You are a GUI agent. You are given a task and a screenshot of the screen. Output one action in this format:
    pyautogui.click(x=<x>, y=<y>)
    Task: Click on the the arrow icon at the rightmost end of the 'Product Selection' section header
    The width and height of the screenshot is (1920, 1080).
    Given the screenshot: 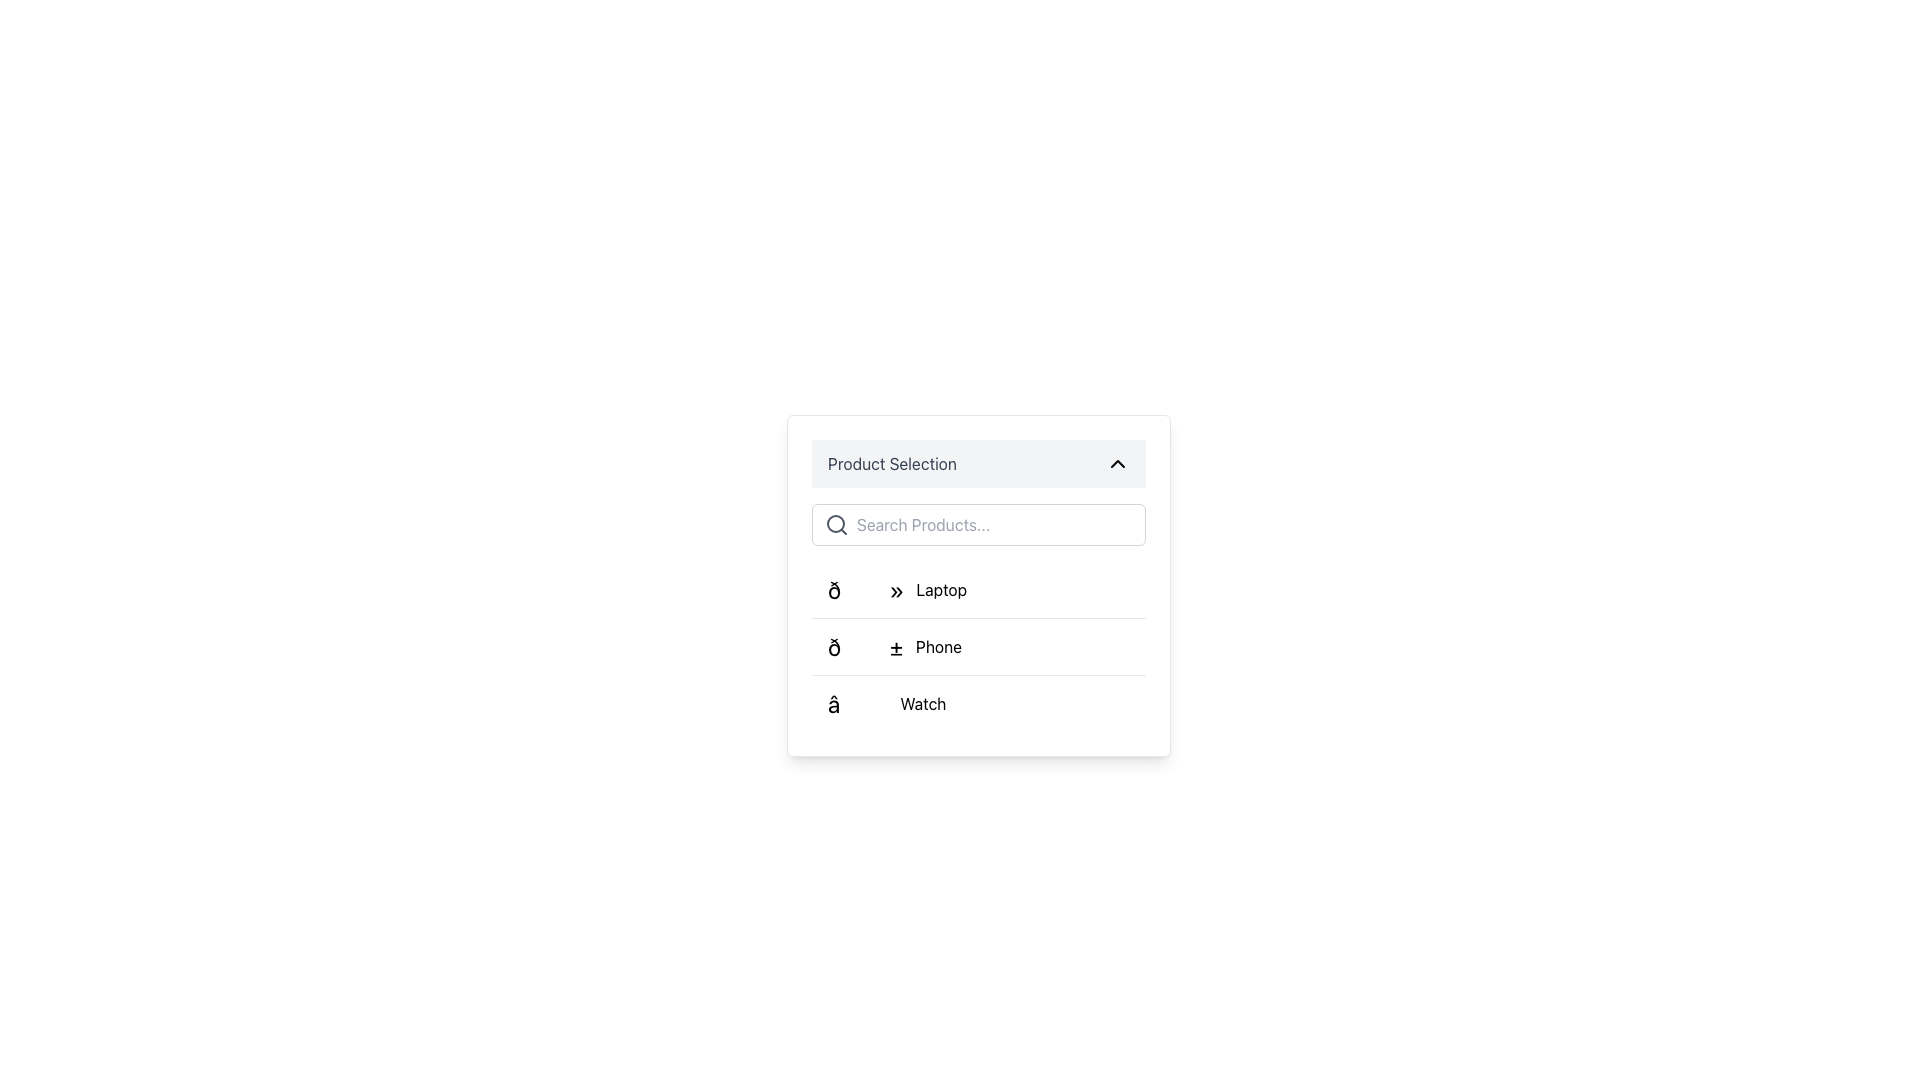 What is the action you would take?
    pyautogui.click(x=1117, y=463)
    